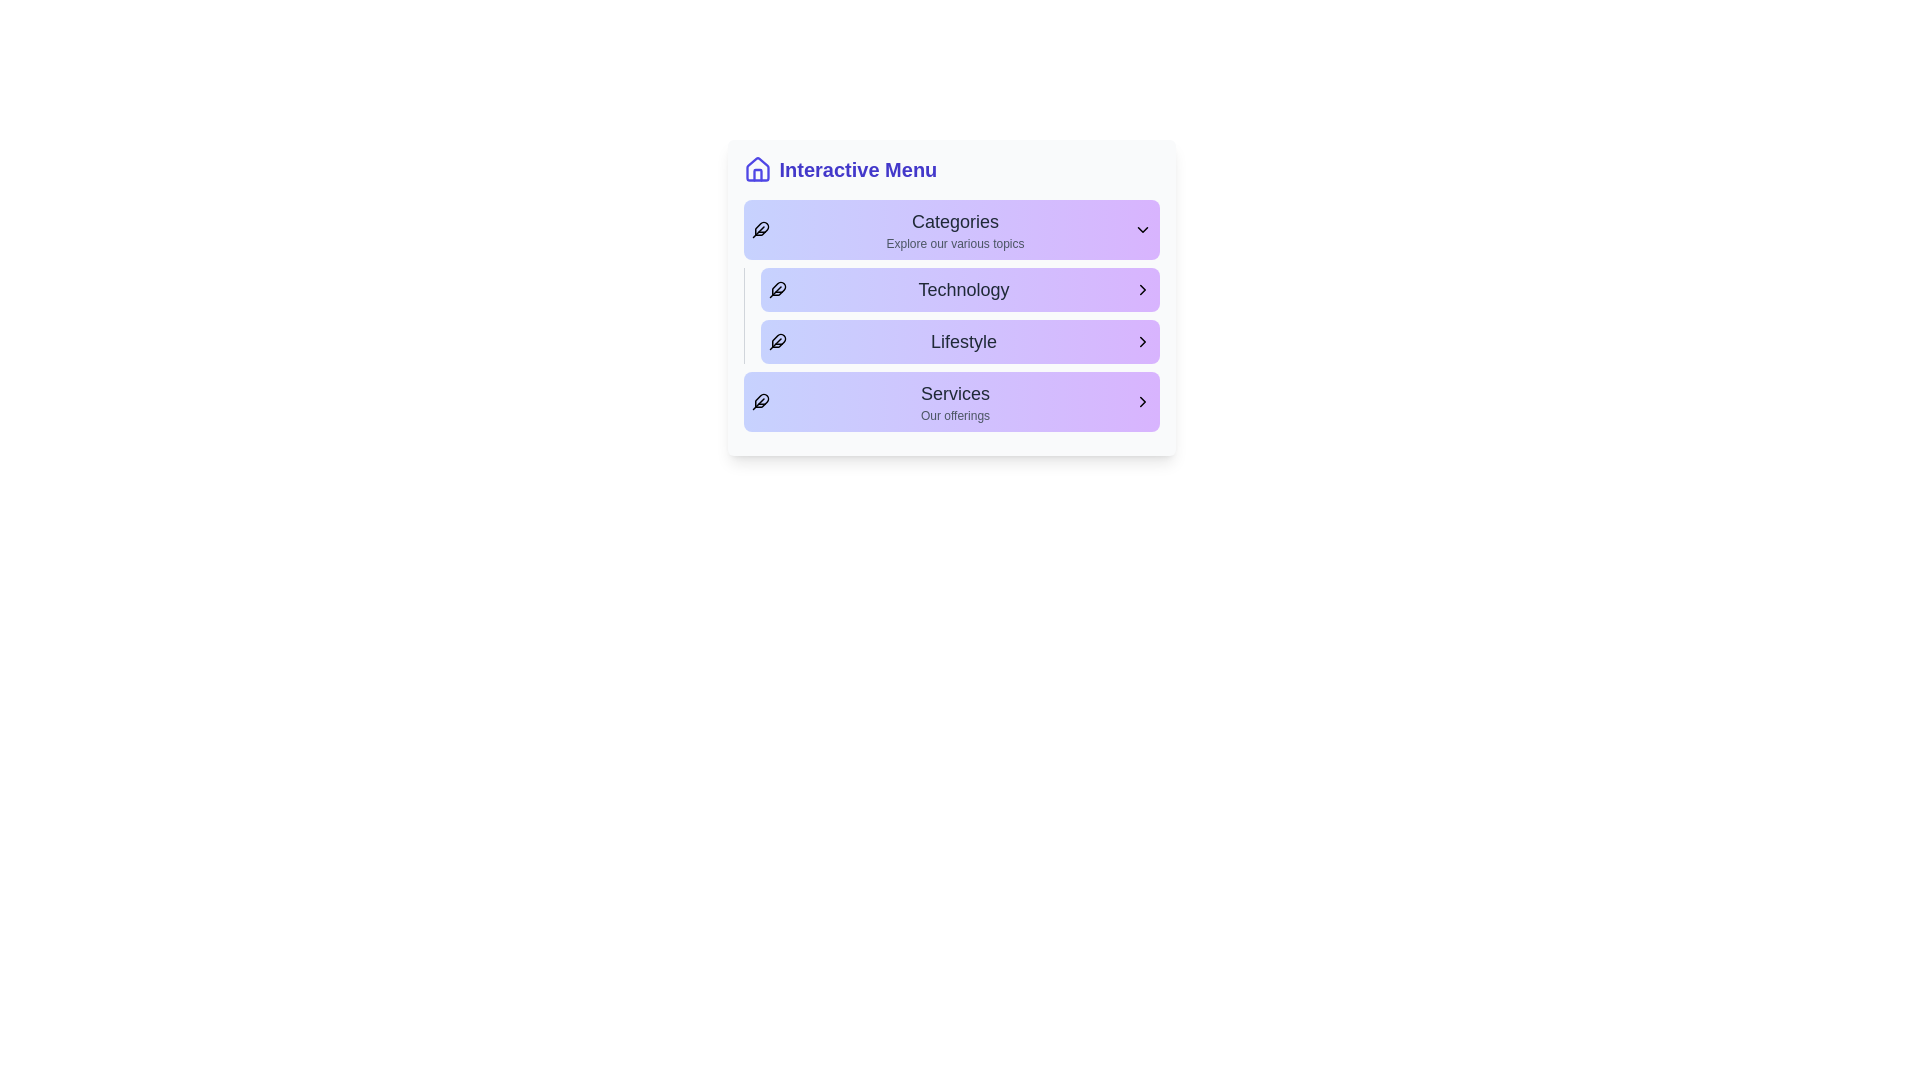  I want to click on the right-pointing Chevron icon located at the rightmost side of the 'Services - Our offerings' menu entry, so click(1142, 401).